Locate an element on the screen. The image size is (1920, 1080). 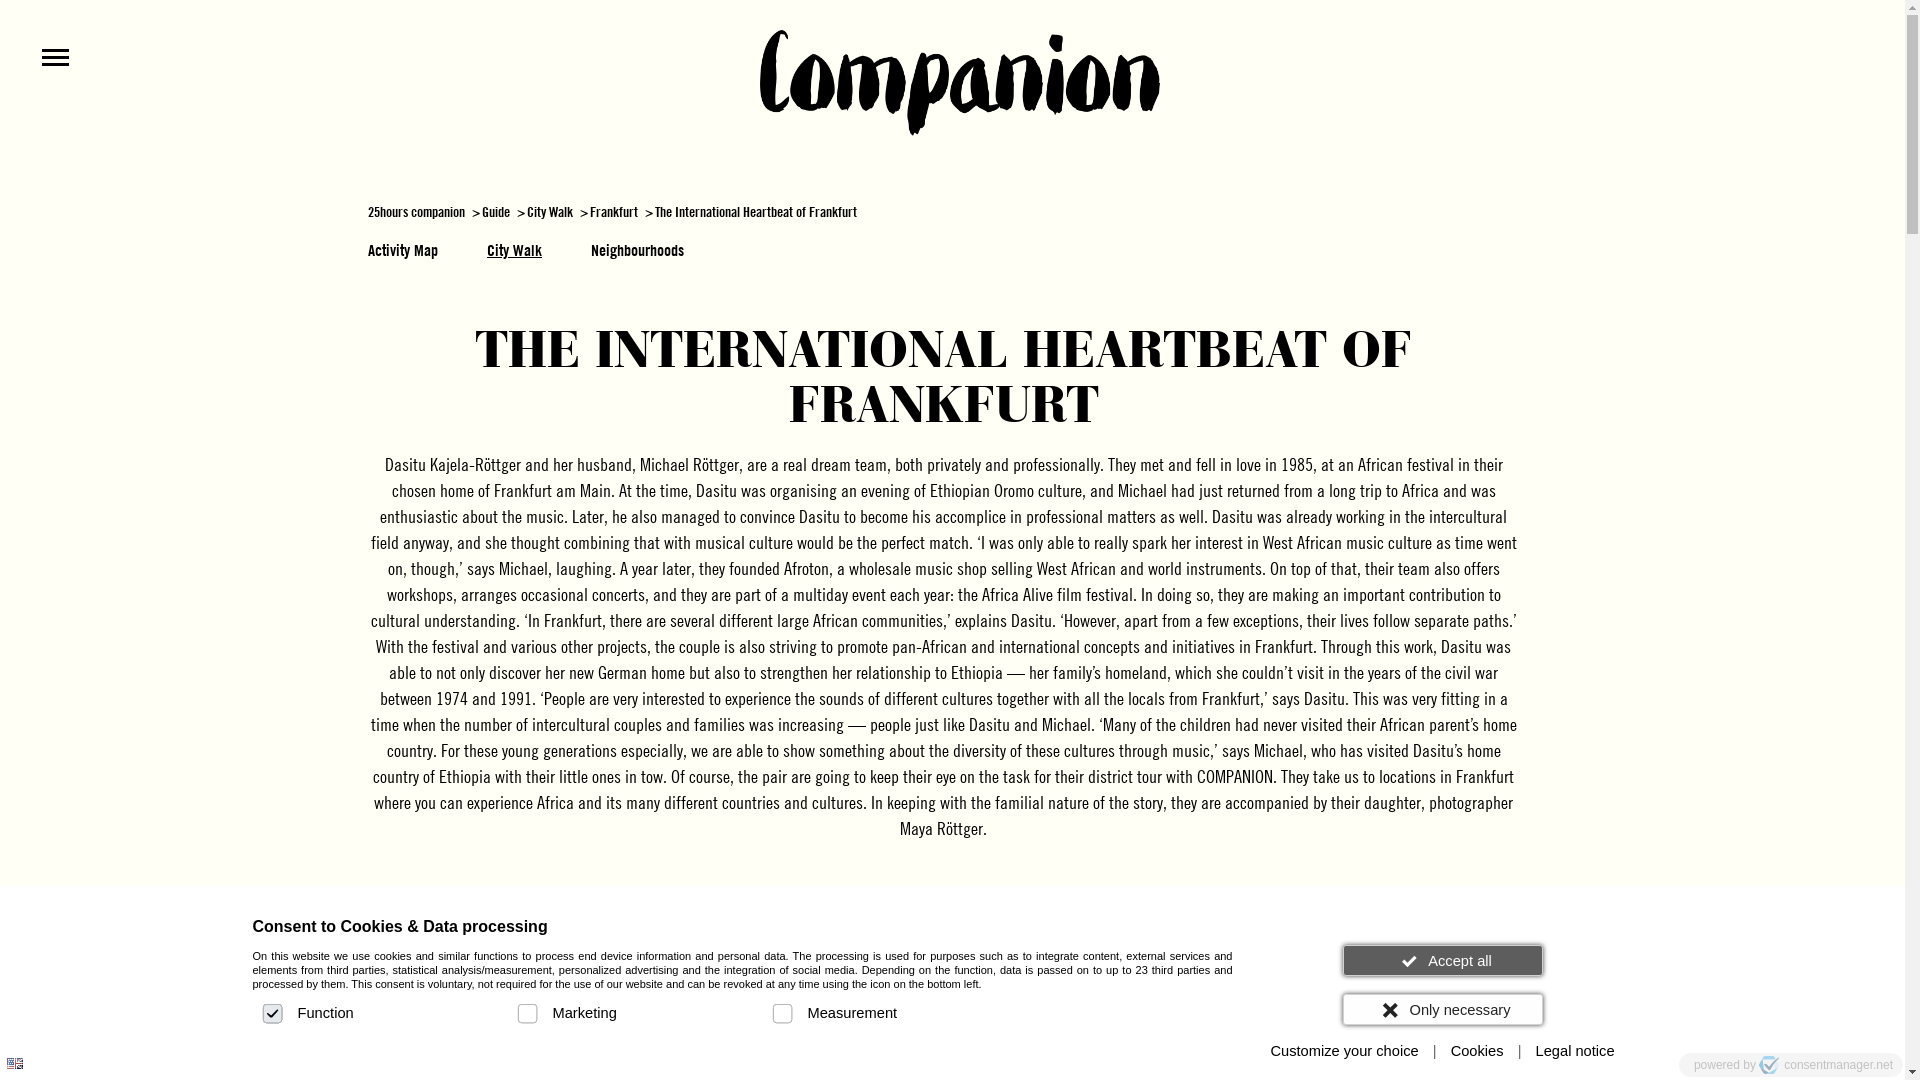
'Legal notice' is located at coordinates (1525, 1050).